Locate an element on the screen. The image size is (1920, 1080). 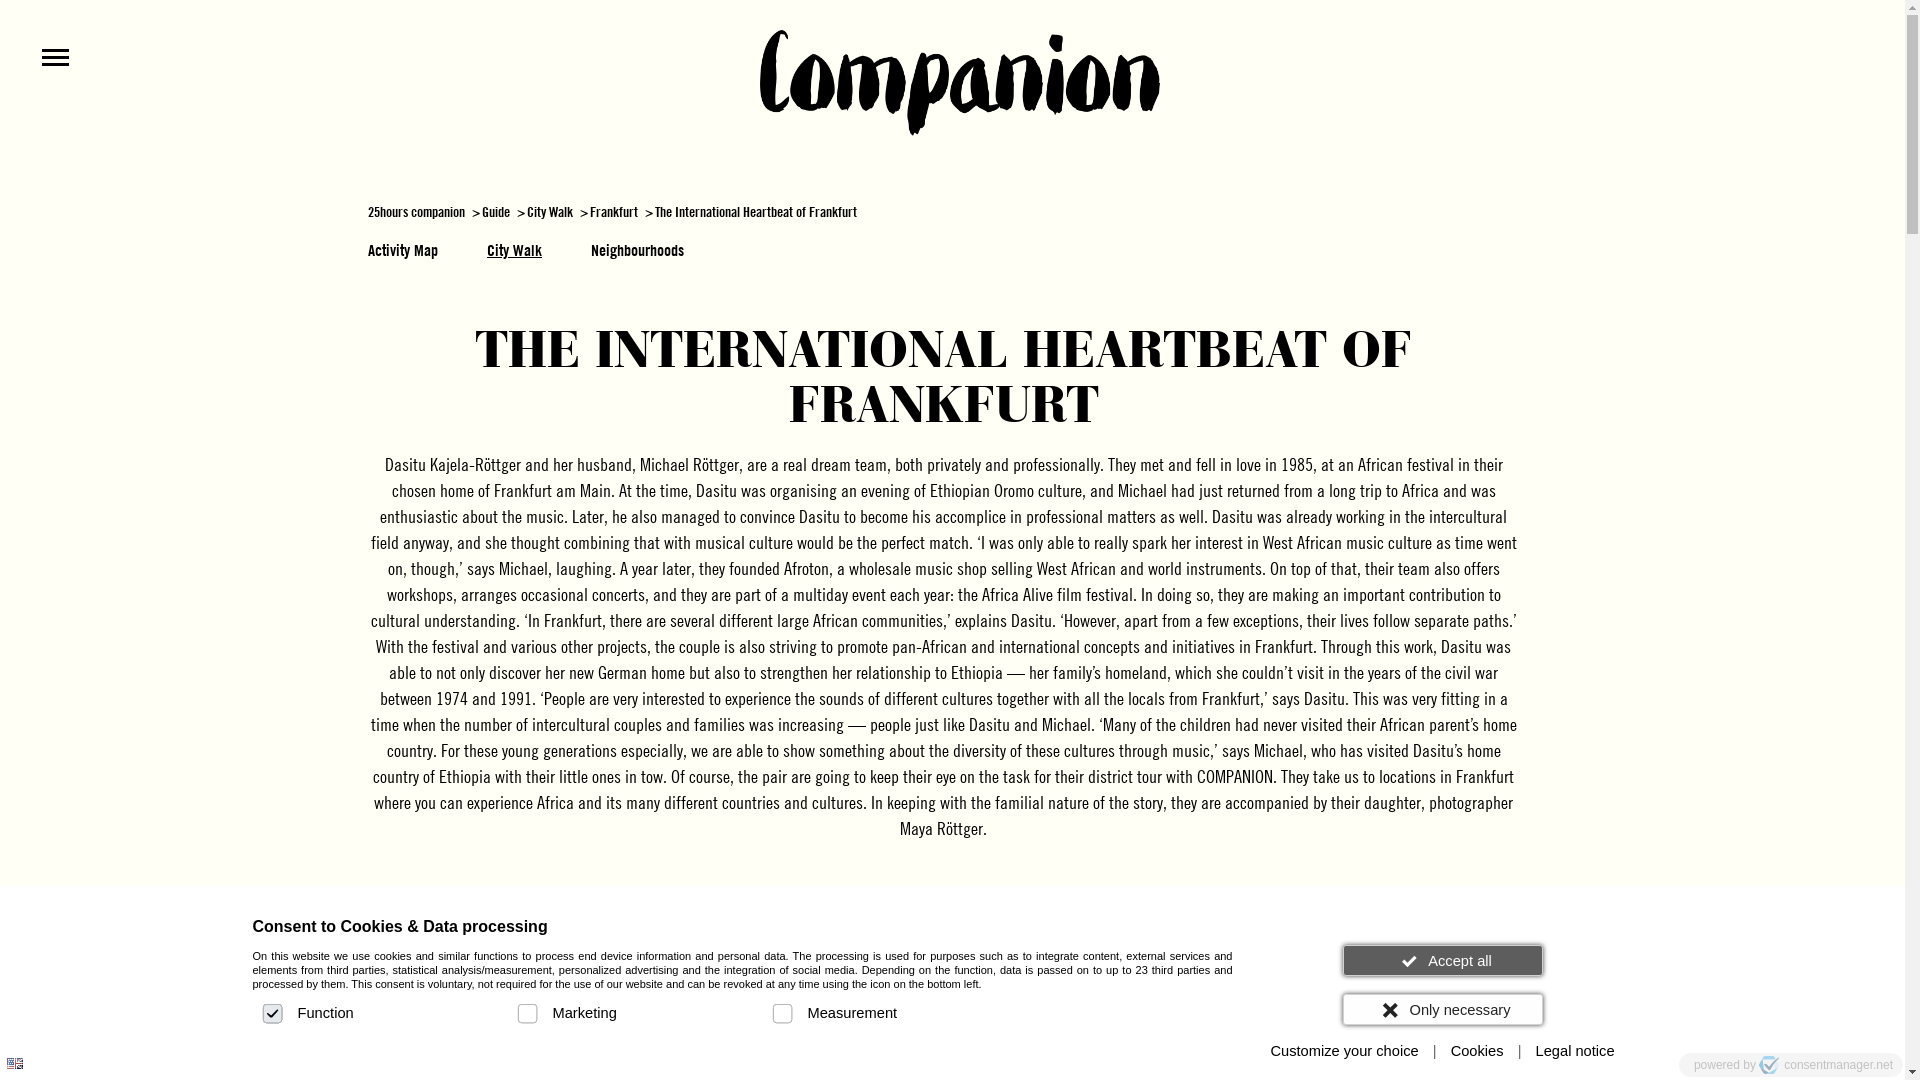
'Legal notice' is located at coordinates (1525, 1050).